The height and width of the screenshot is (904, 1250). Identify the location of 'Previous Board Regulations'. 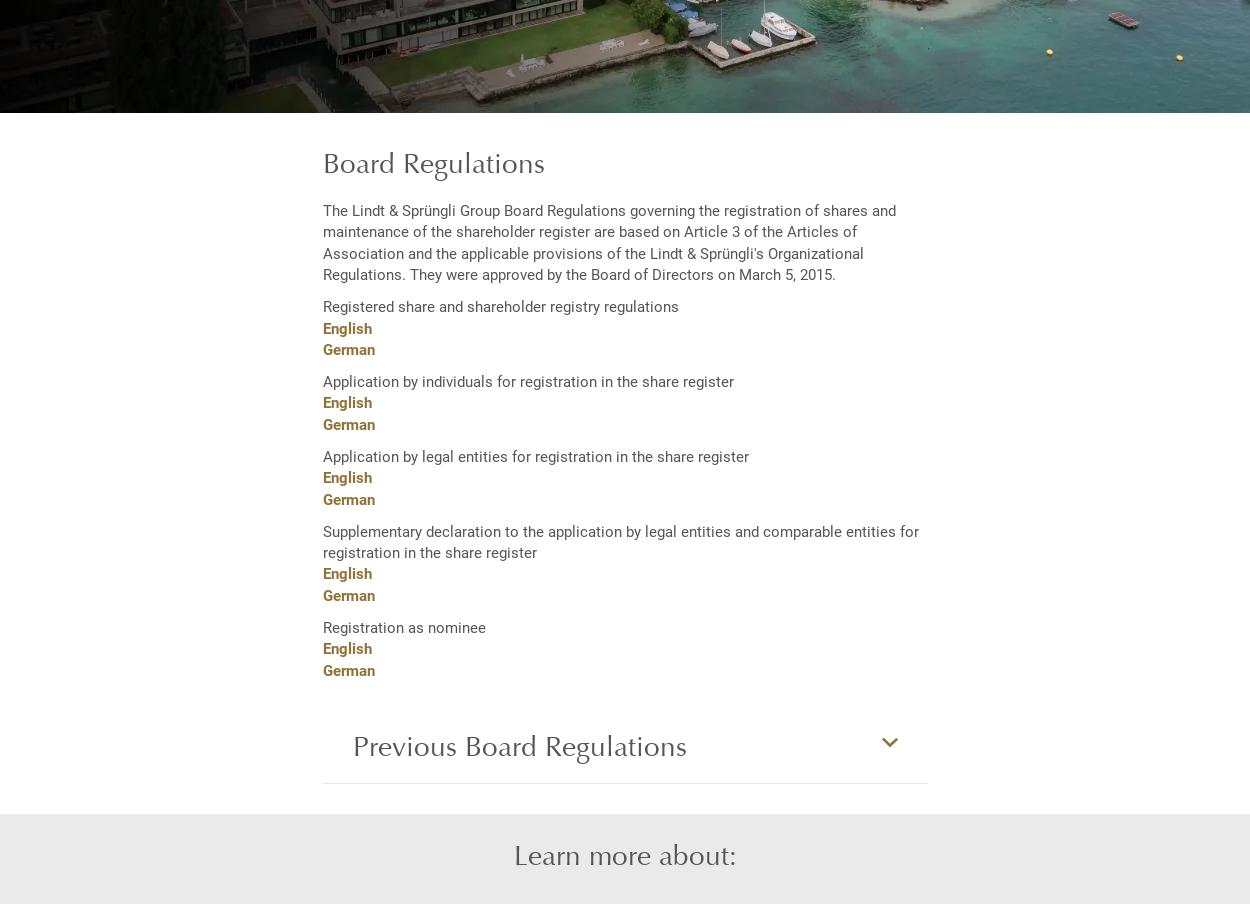
(351, 746).